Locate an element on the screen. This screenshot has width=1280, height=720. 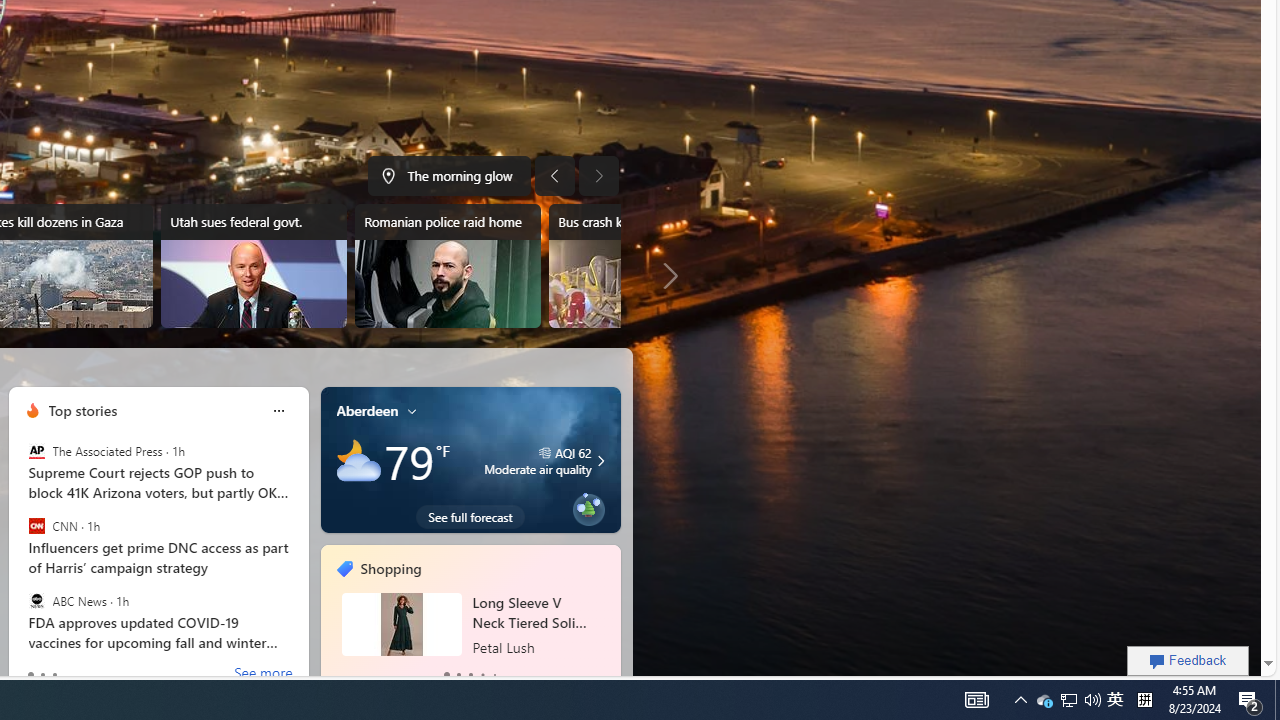
'Bus crash kills 28 in Iran' is located at coordinates (641, 265).